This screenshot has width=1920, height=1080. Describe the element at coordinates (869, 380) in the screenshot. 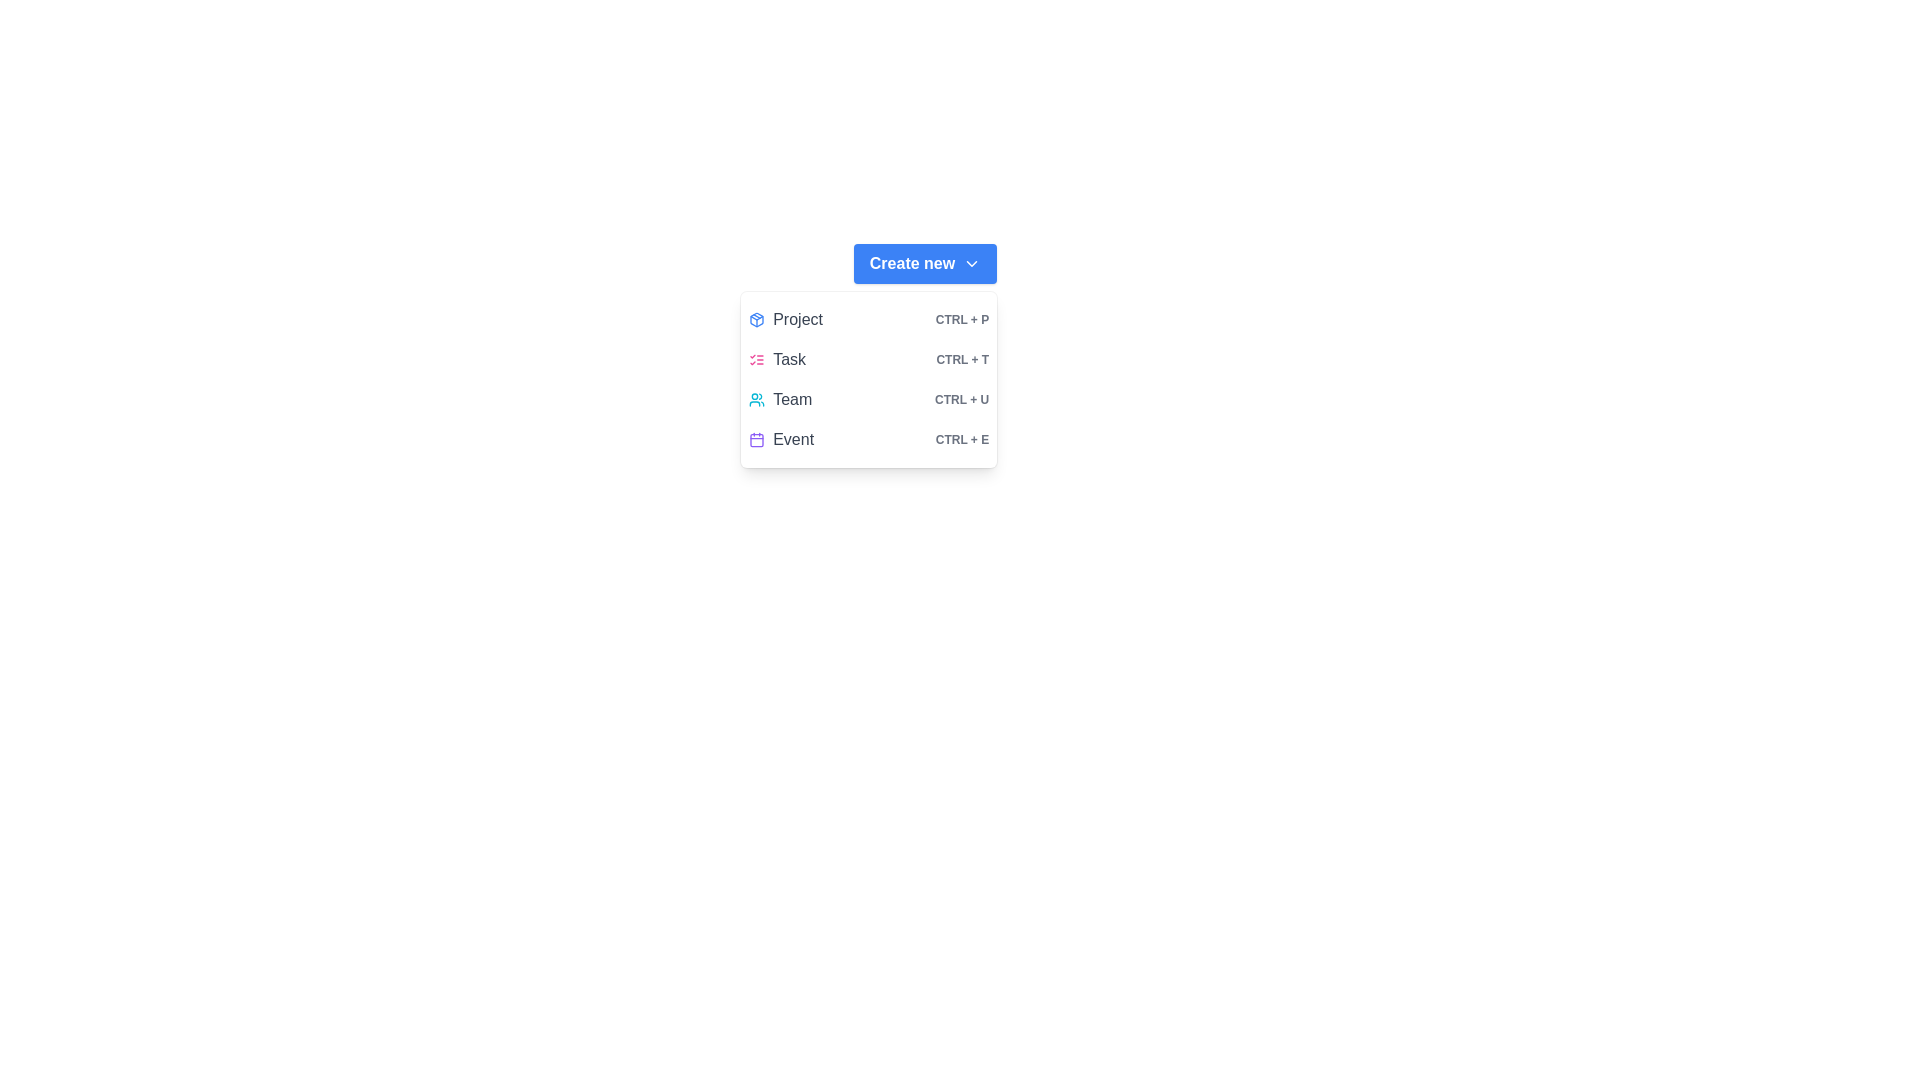

I see `the 'Team' option in the dropdown menu located below the 'Create new' button, which is the third item in the list` at that location.